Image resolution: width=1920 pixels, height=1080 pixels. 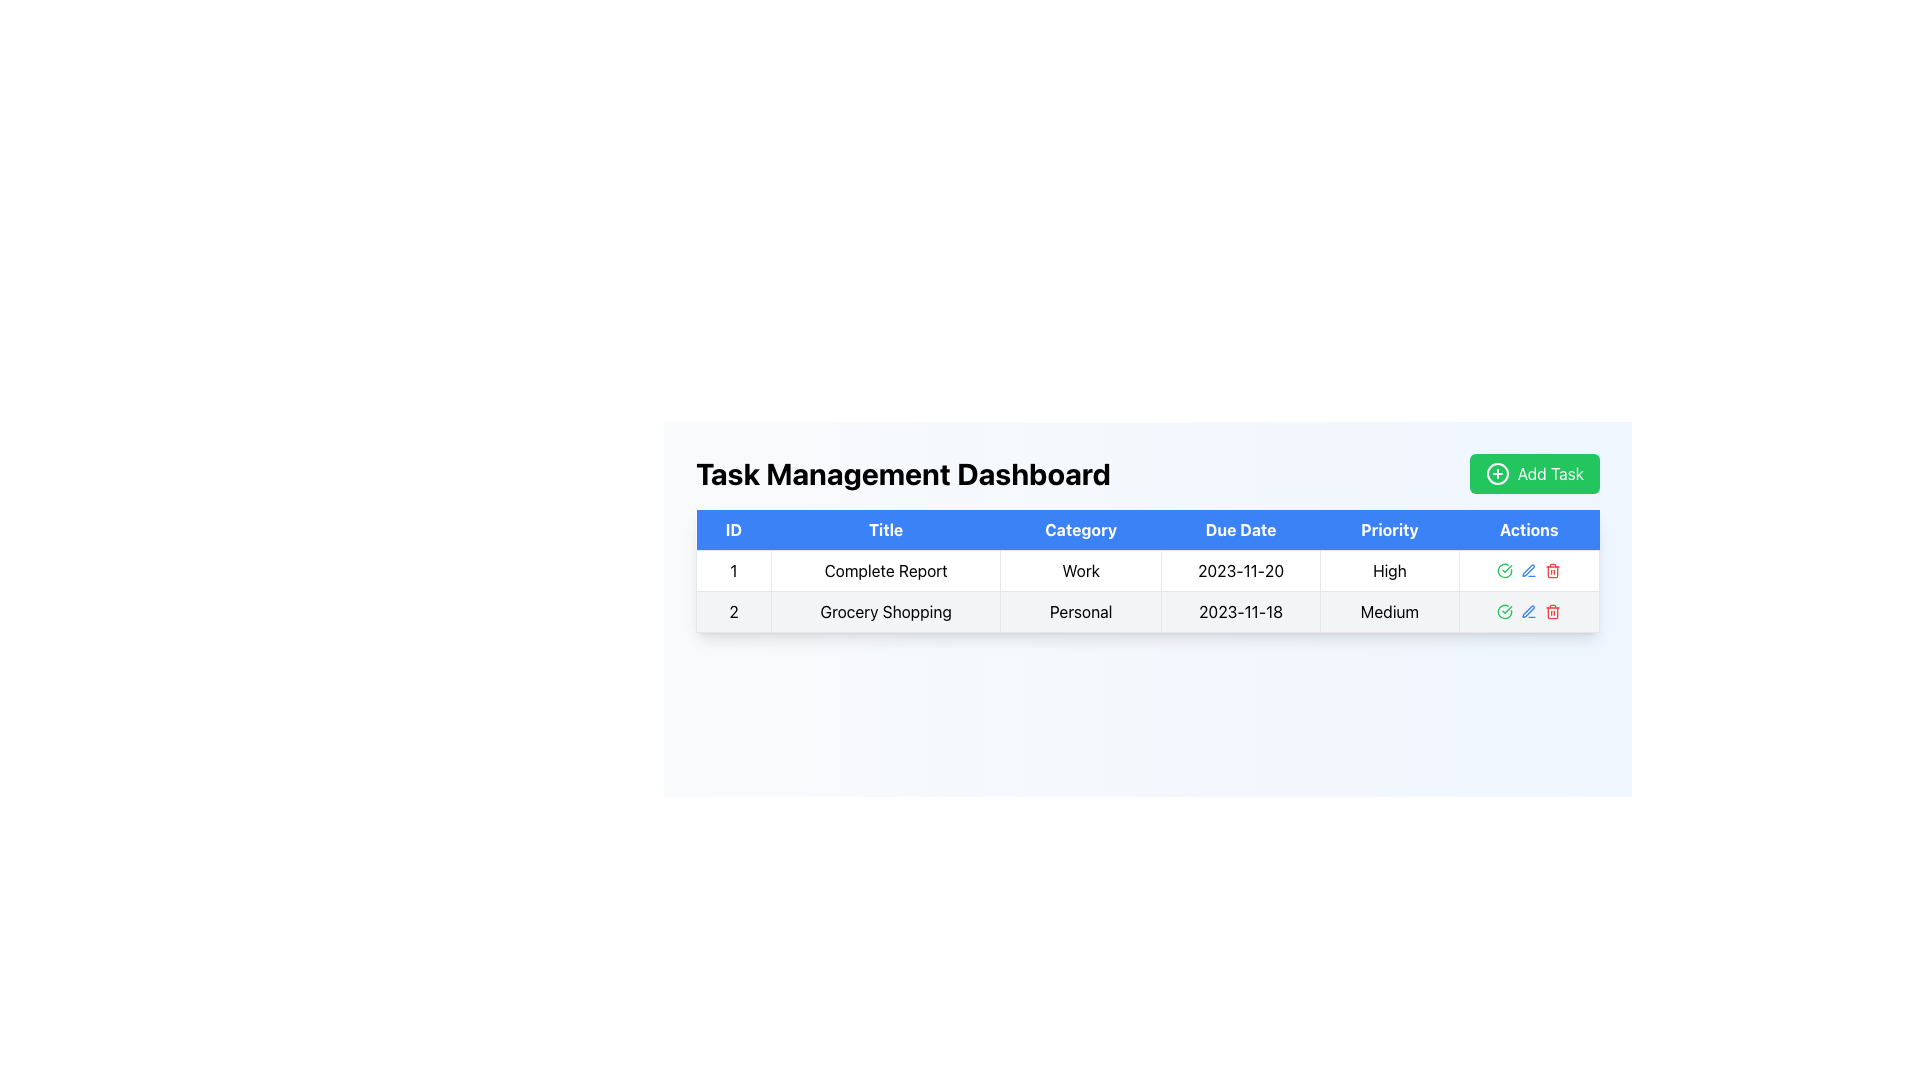 What do you see at coordinates (1080, 570) in the screenshot?
I see `the label in the third cell of the first row of the table that represents the task category, adjacent to 'Complete Report' on the left and '2023-11-20' on the right` at bounding box center [1080, 570].